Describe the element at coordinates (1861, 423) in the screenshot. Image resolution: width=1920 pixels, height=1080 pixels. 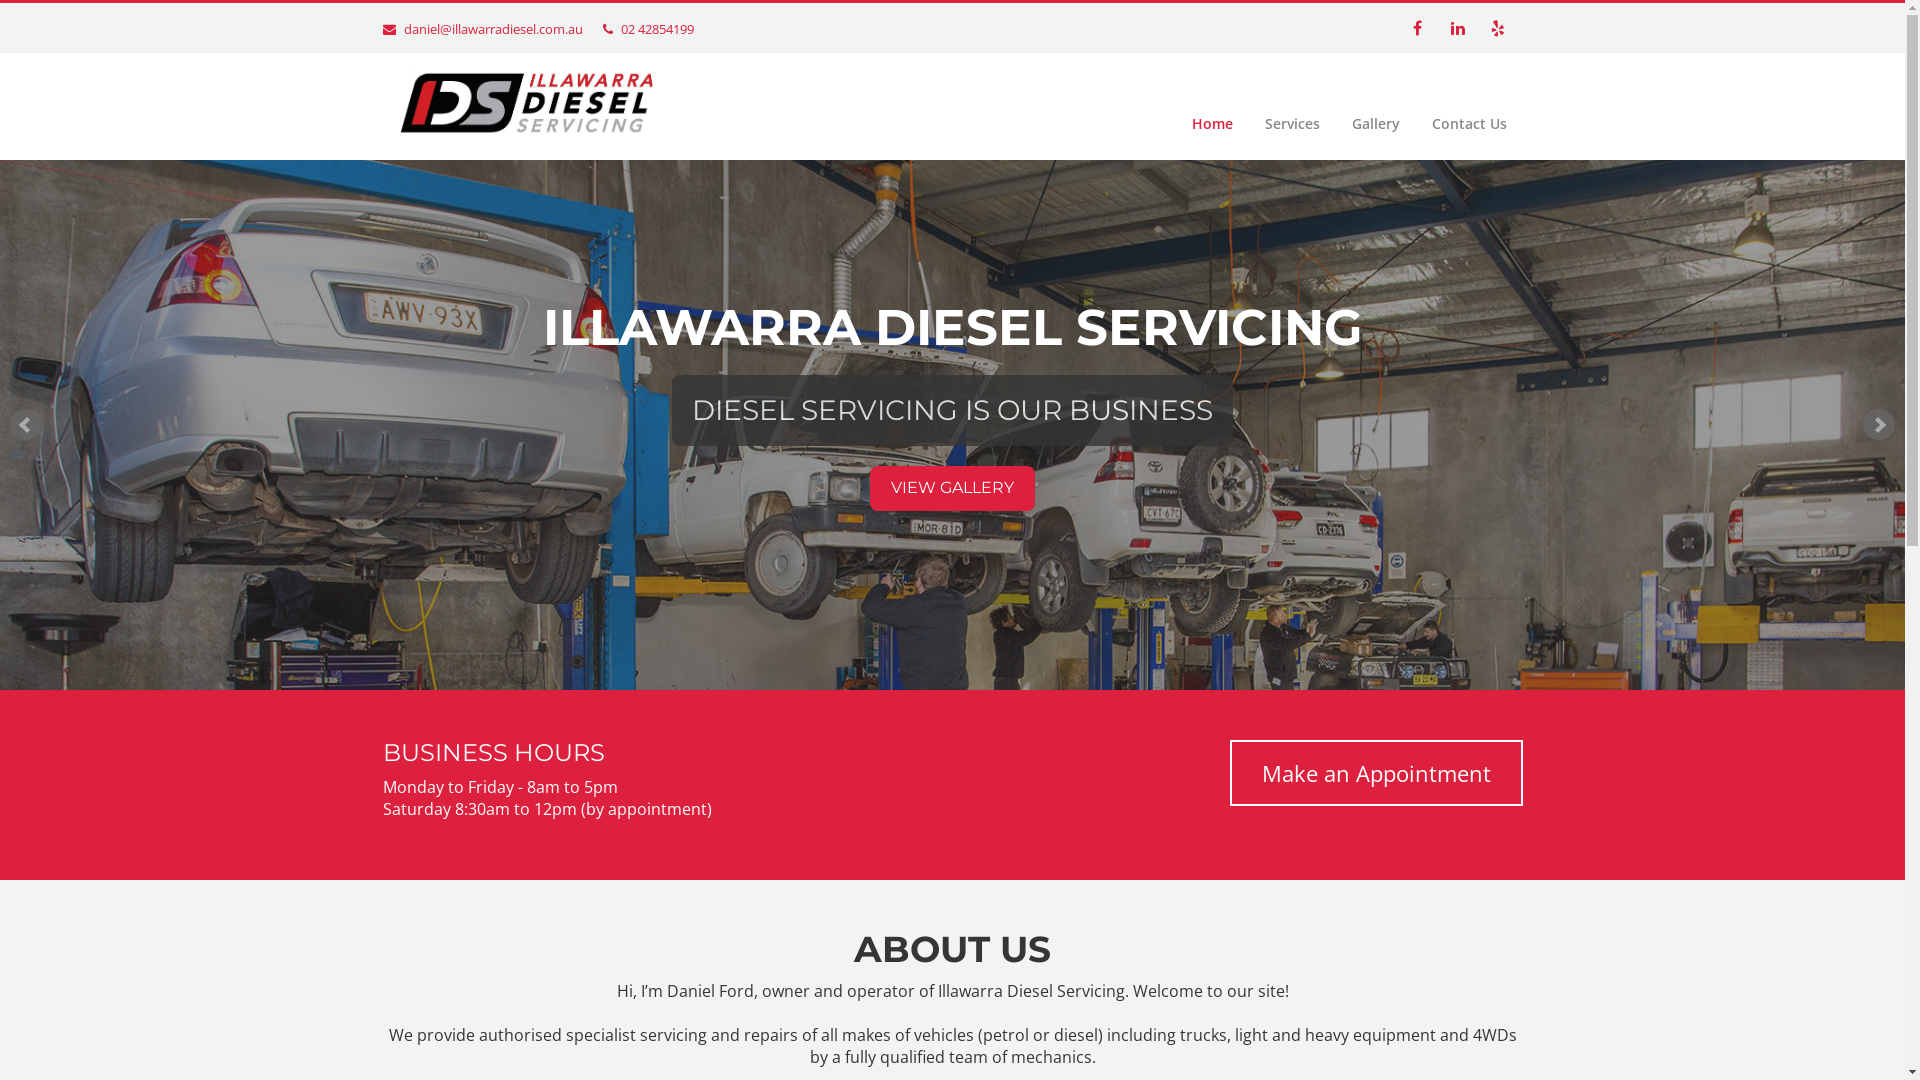
I see `'Next'` at that location.